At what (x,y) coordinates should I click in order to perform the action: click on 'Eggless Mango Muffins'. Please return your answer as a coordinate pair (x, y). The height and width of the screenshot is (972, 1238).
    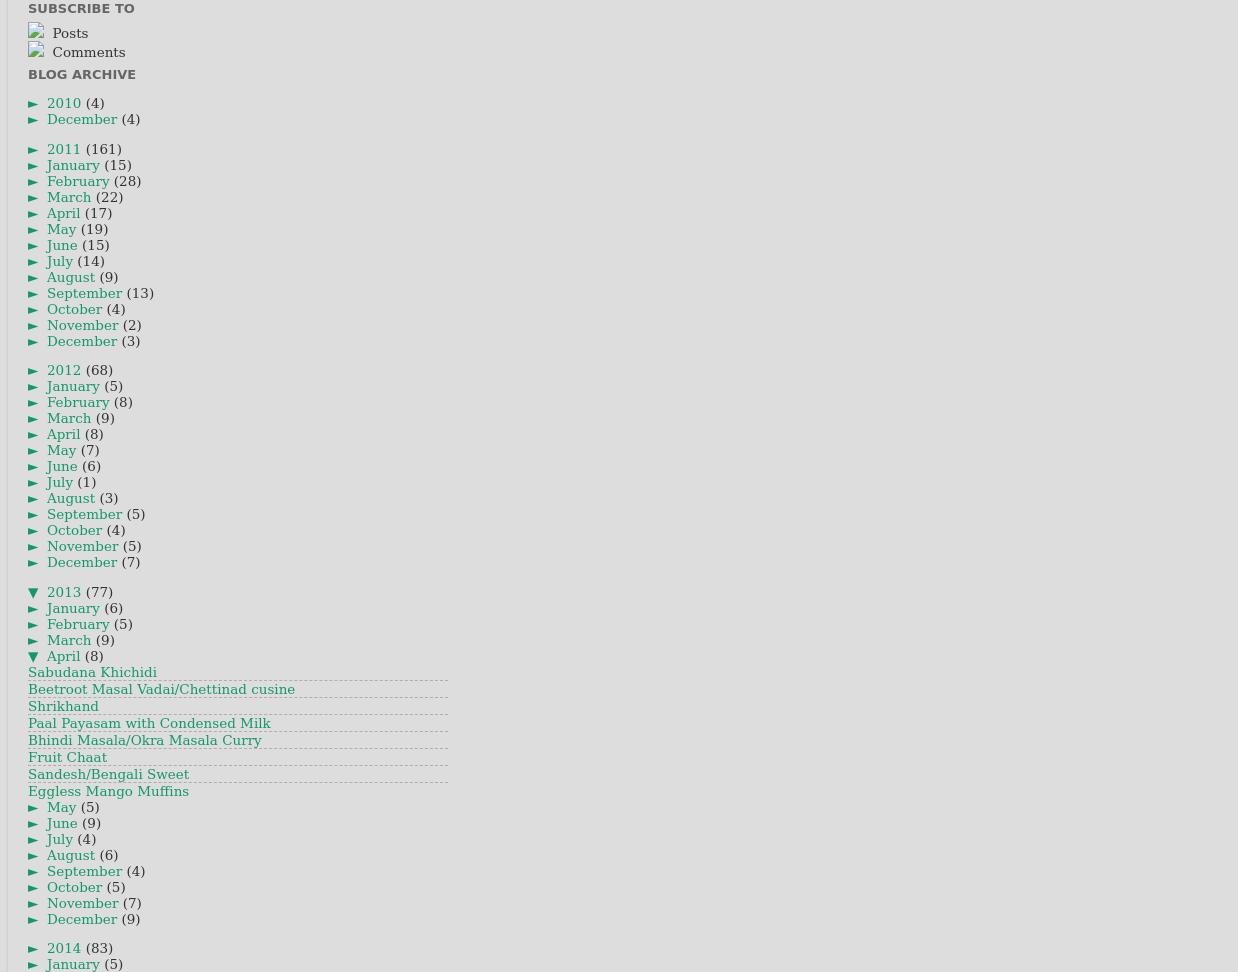
    Looking at the image, I should click on (108, 790).